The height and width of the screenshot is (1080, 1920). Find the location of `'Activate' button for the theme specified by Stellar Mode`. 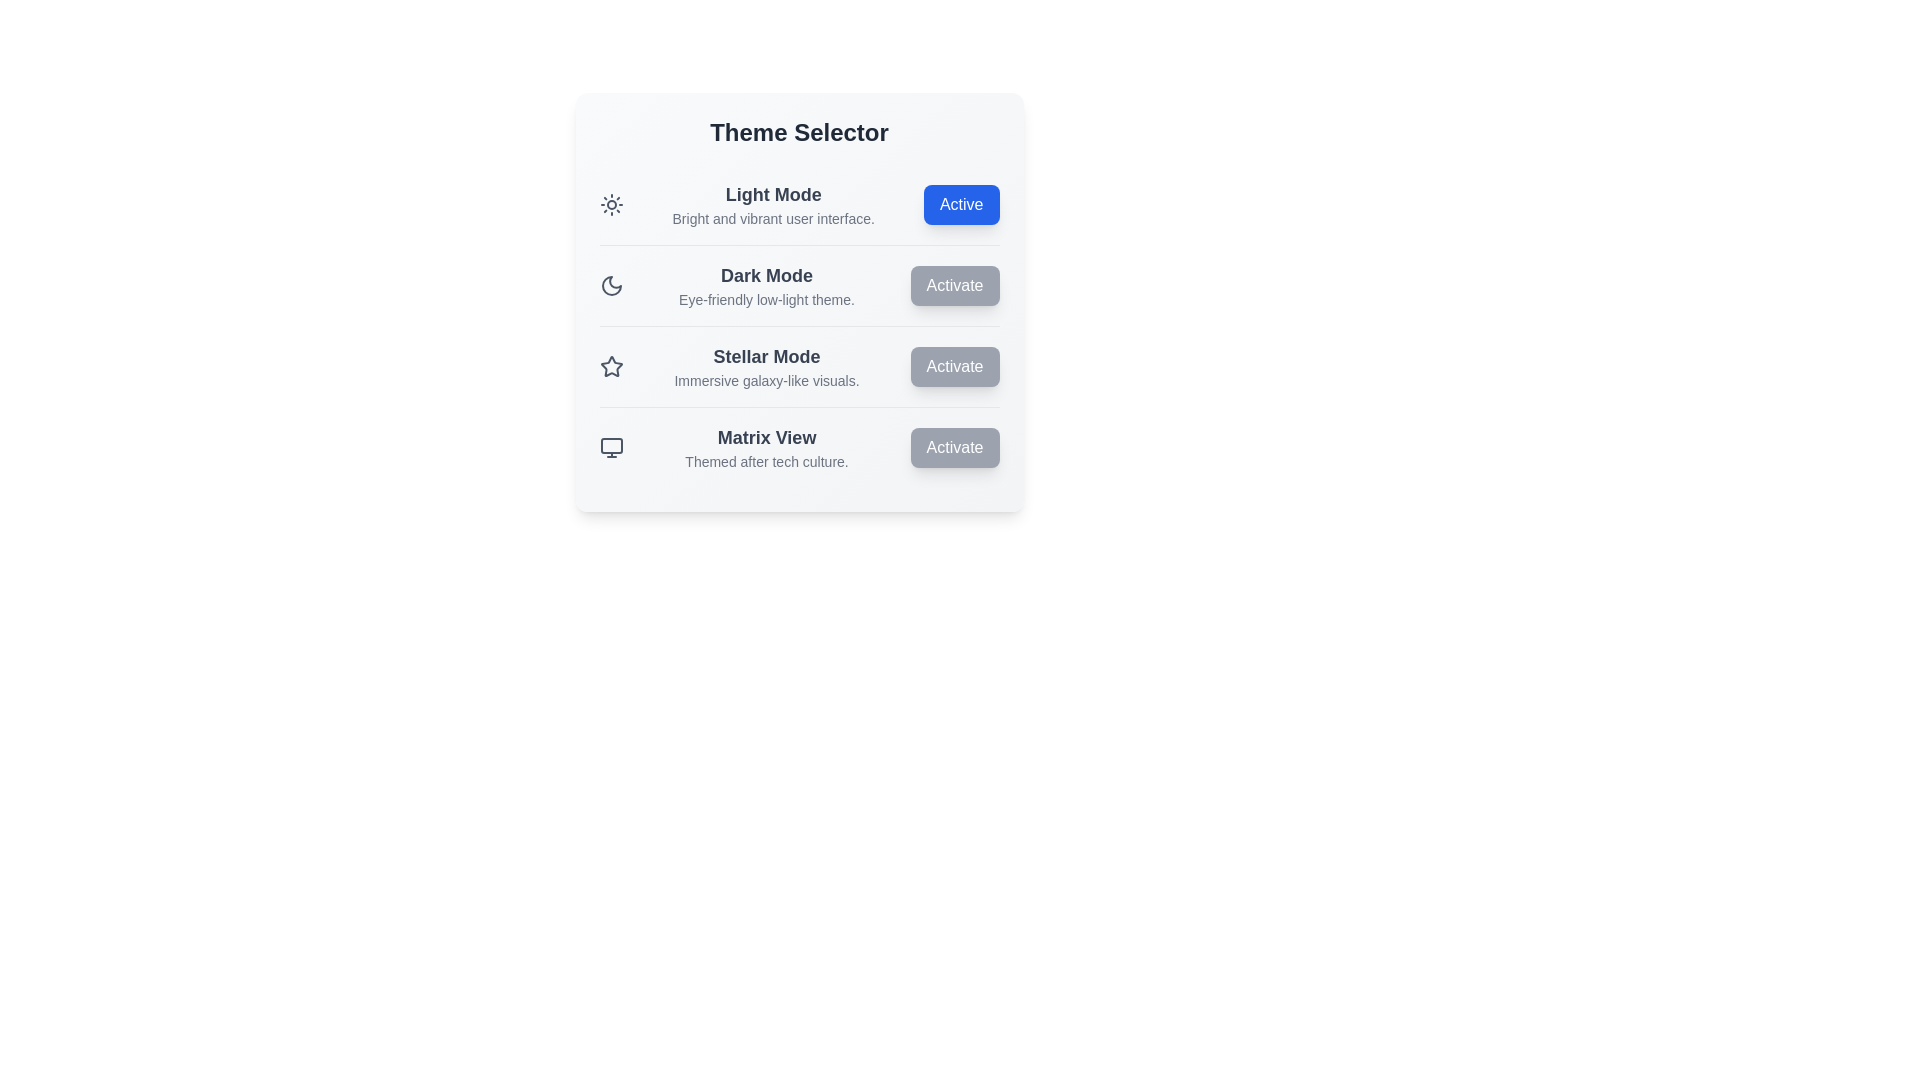

'Activate' button for the theme specified by Stellar Mode is located at coordinates (954, 366).